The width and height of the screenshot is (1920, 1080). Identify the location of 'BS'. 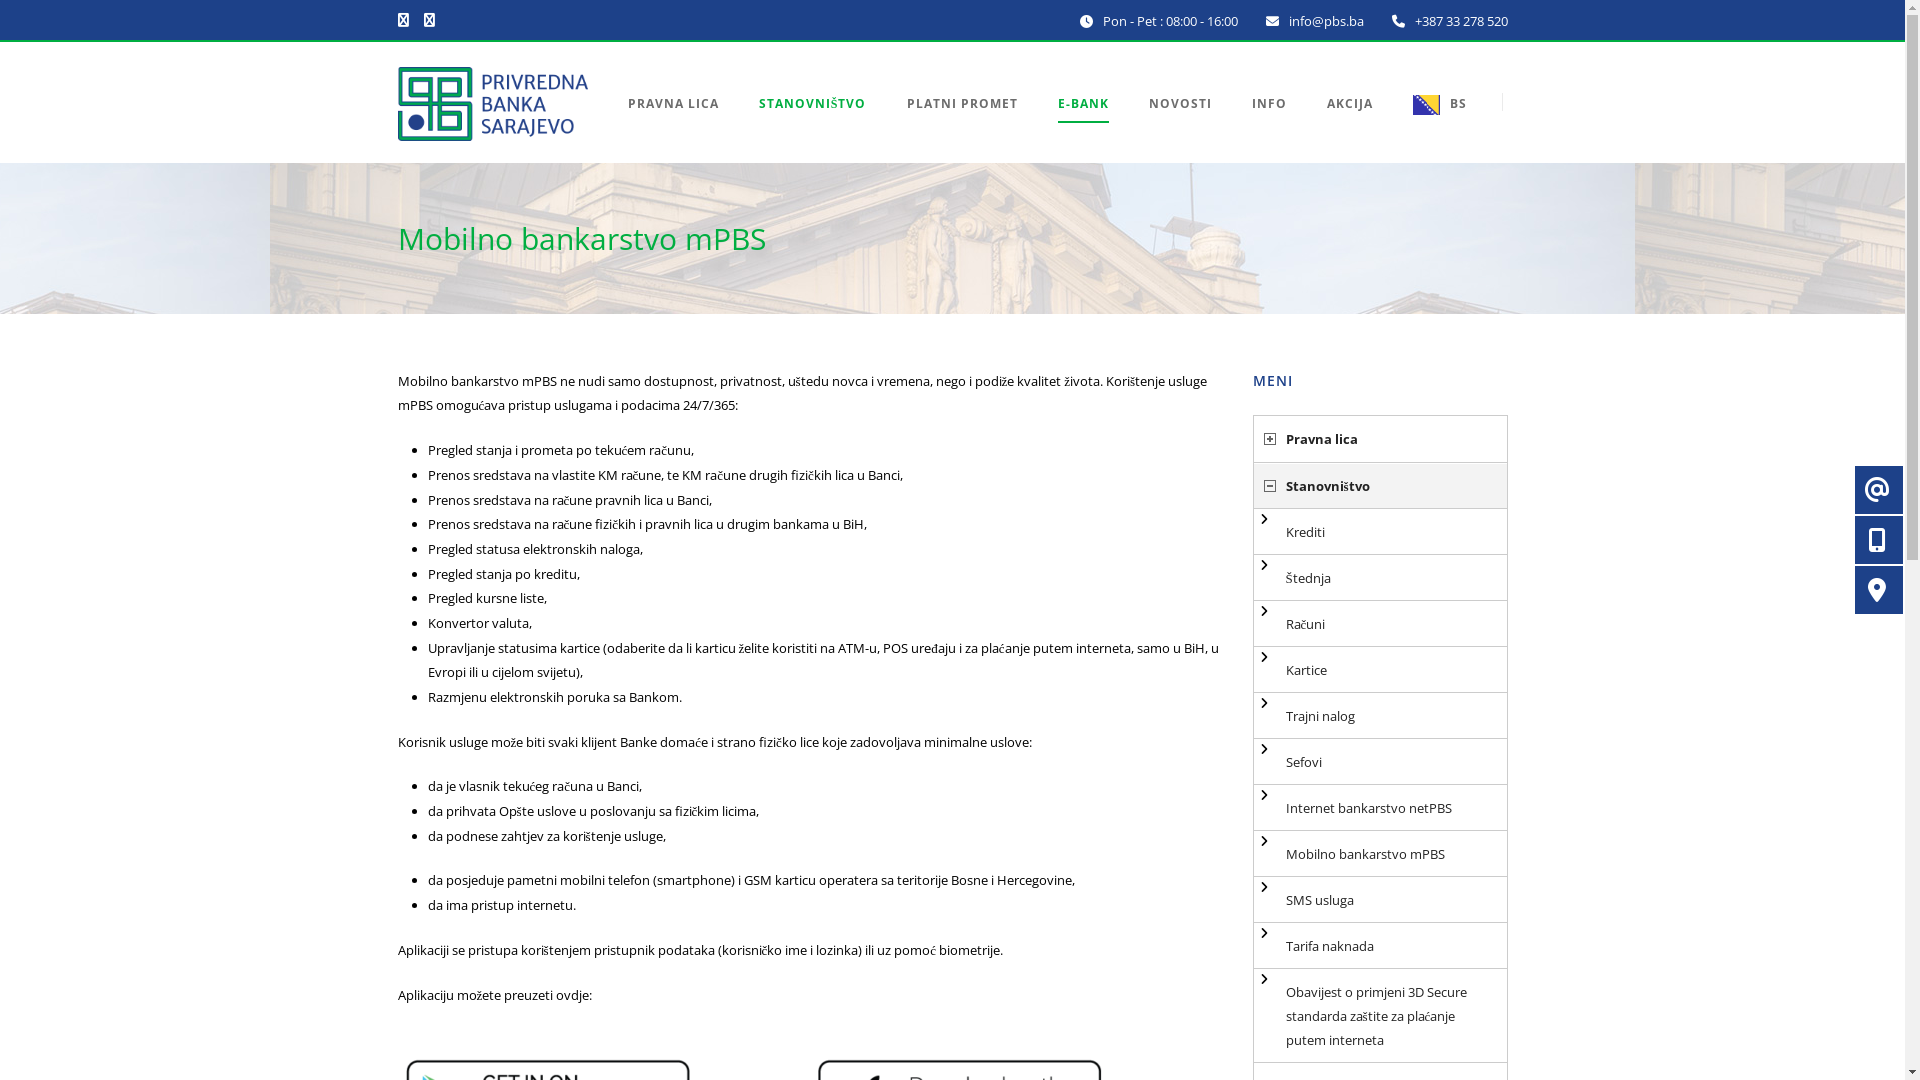
(1428, 127).